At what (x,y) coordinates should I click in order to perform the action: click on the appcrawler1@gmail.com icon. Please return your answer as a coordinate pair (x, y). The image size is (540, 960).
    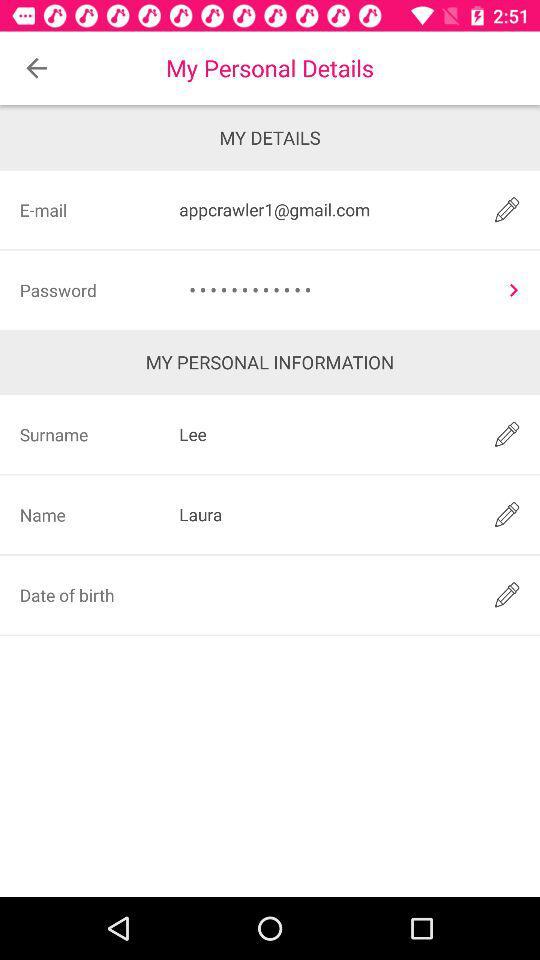
    Looking at the image, I should click on (323, 209).